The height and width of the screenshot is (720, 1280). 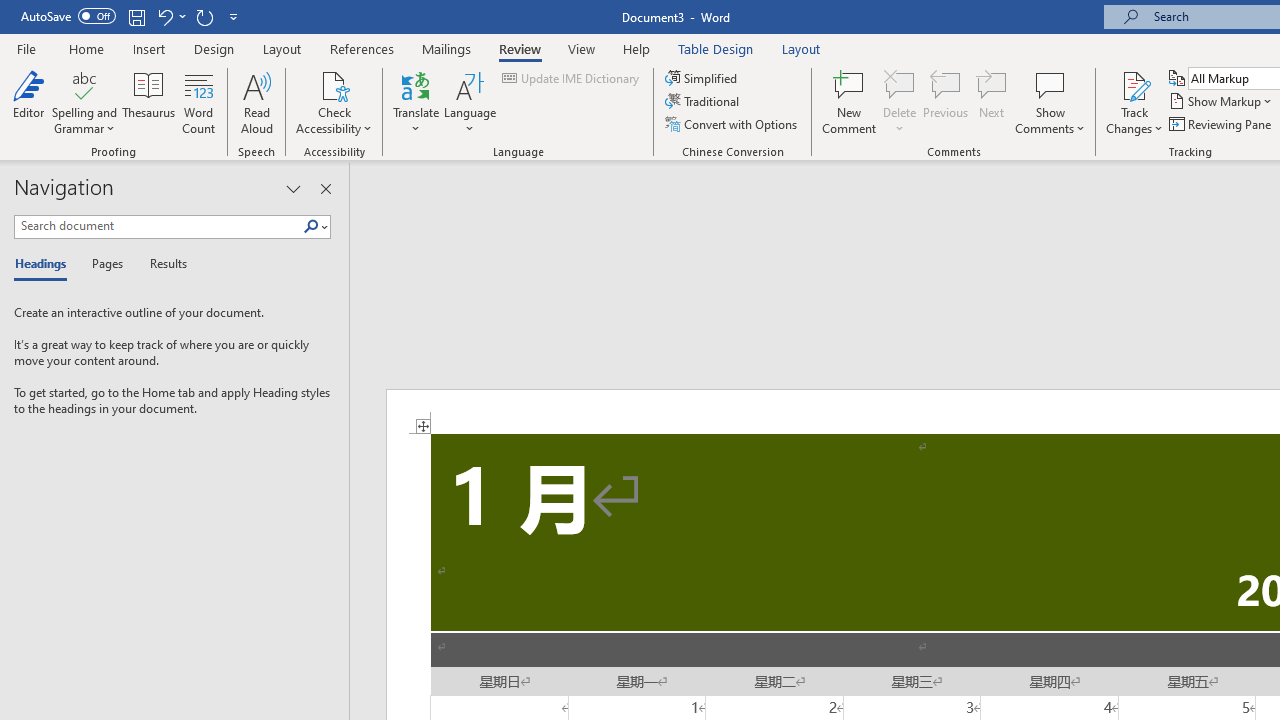 What do you see at coordinates (199, 103) in the screenshot?
I see `'Word Count'` at bounding box center [199, 103].